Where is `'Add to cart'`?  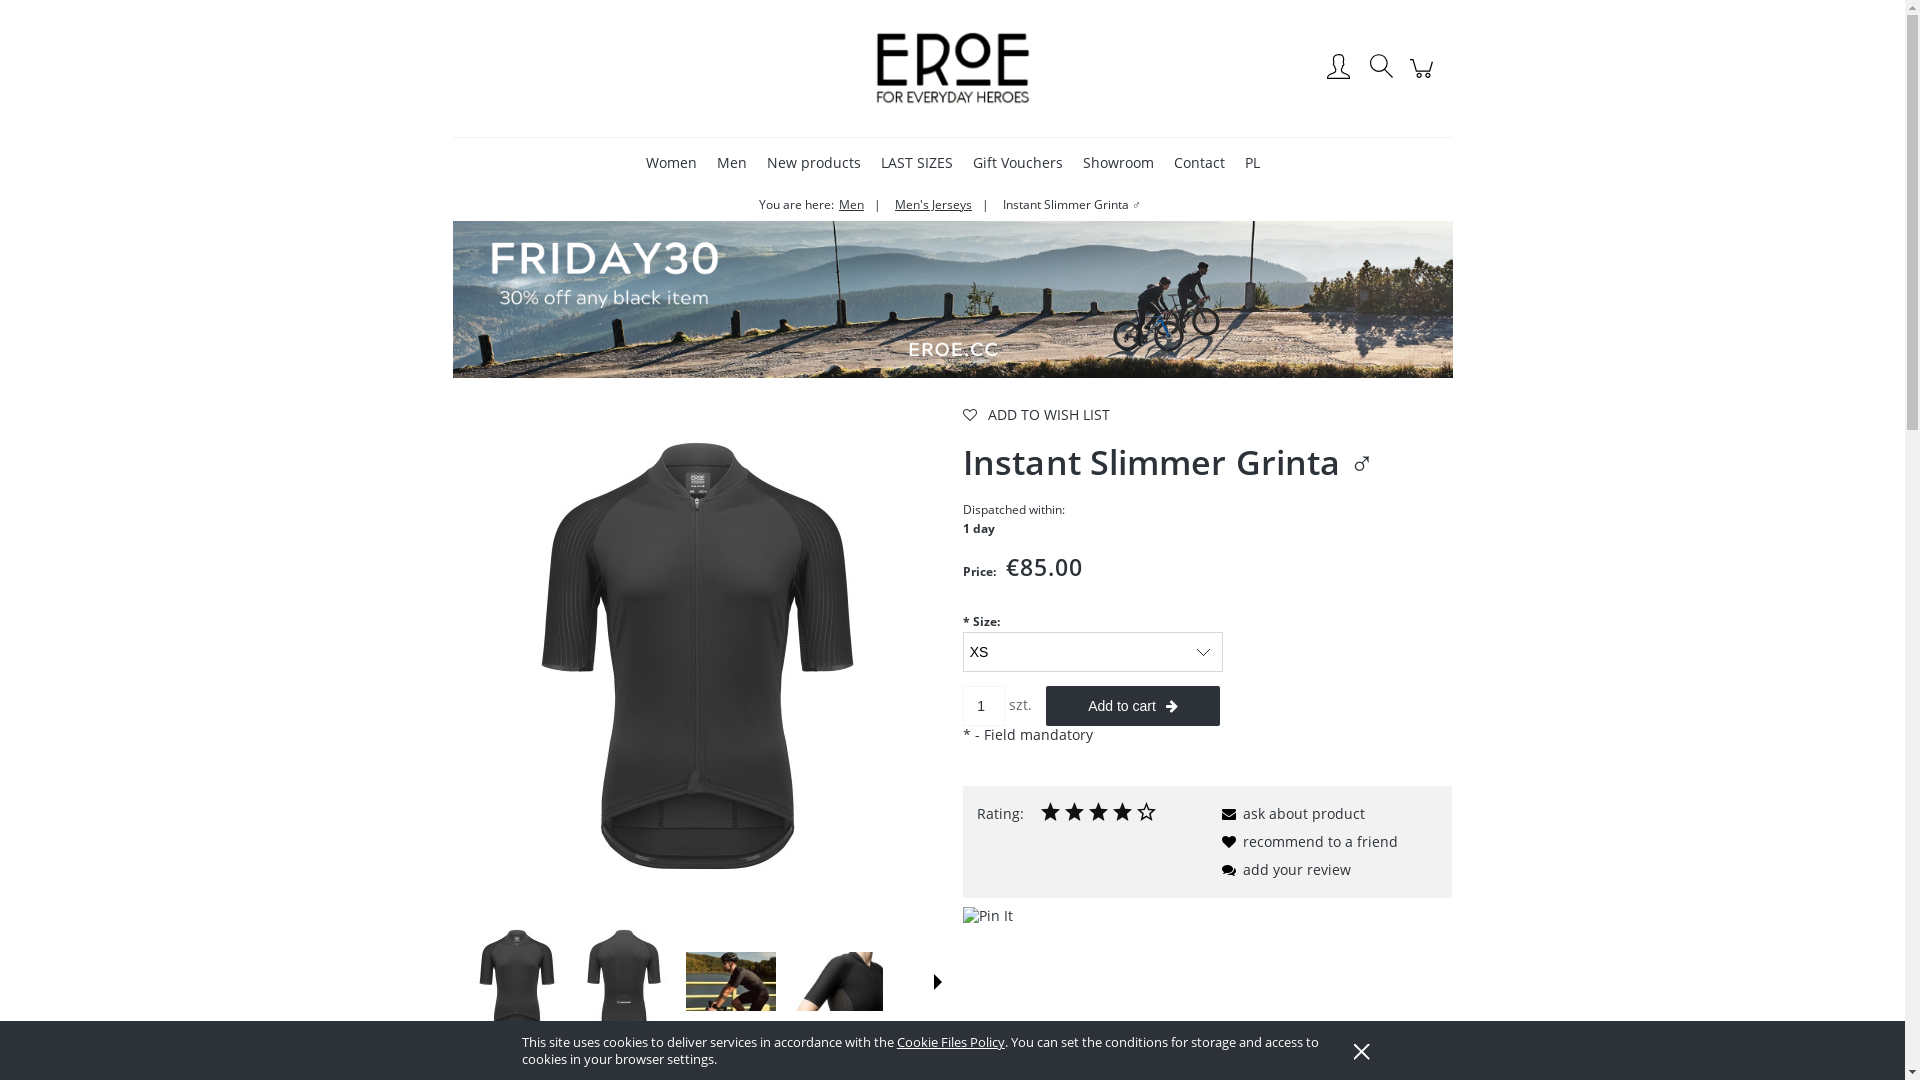
'Add to cart' is located at coordinates (1045, 704).